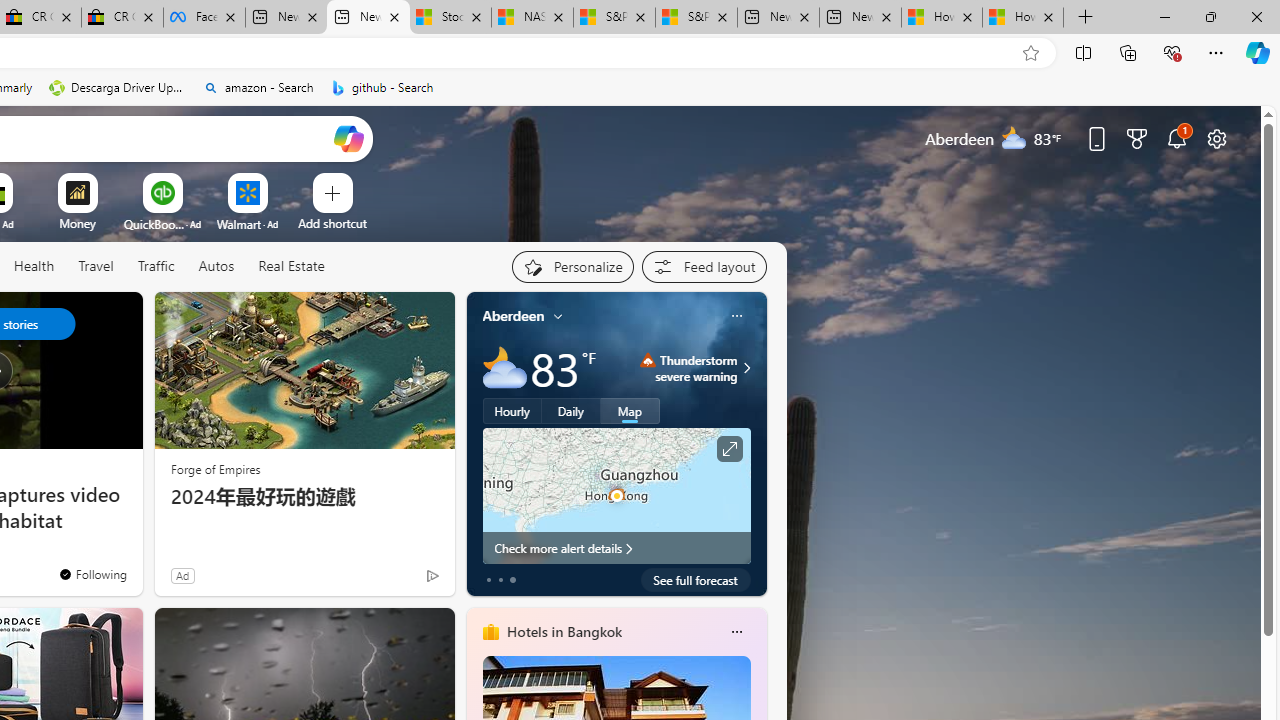  I want to click on 'See full forecast', so click(695, 579).